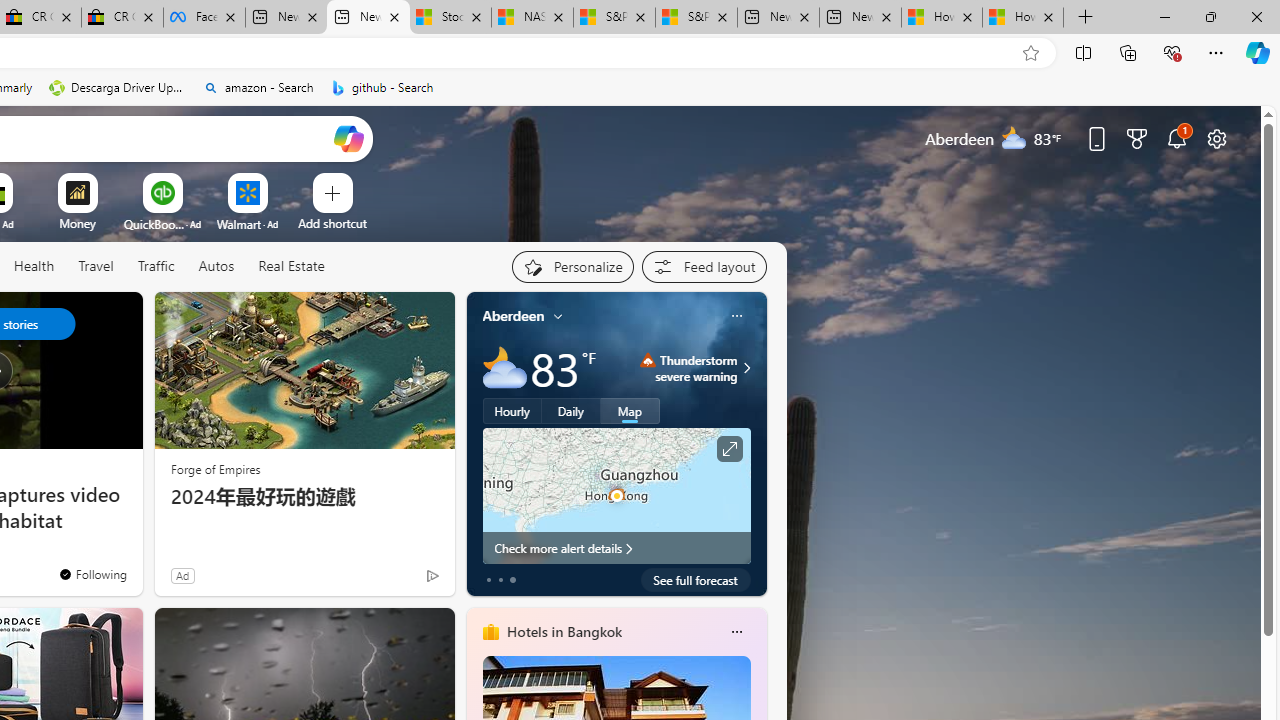  I want to click on 'See full forecast', so click(695, 579).